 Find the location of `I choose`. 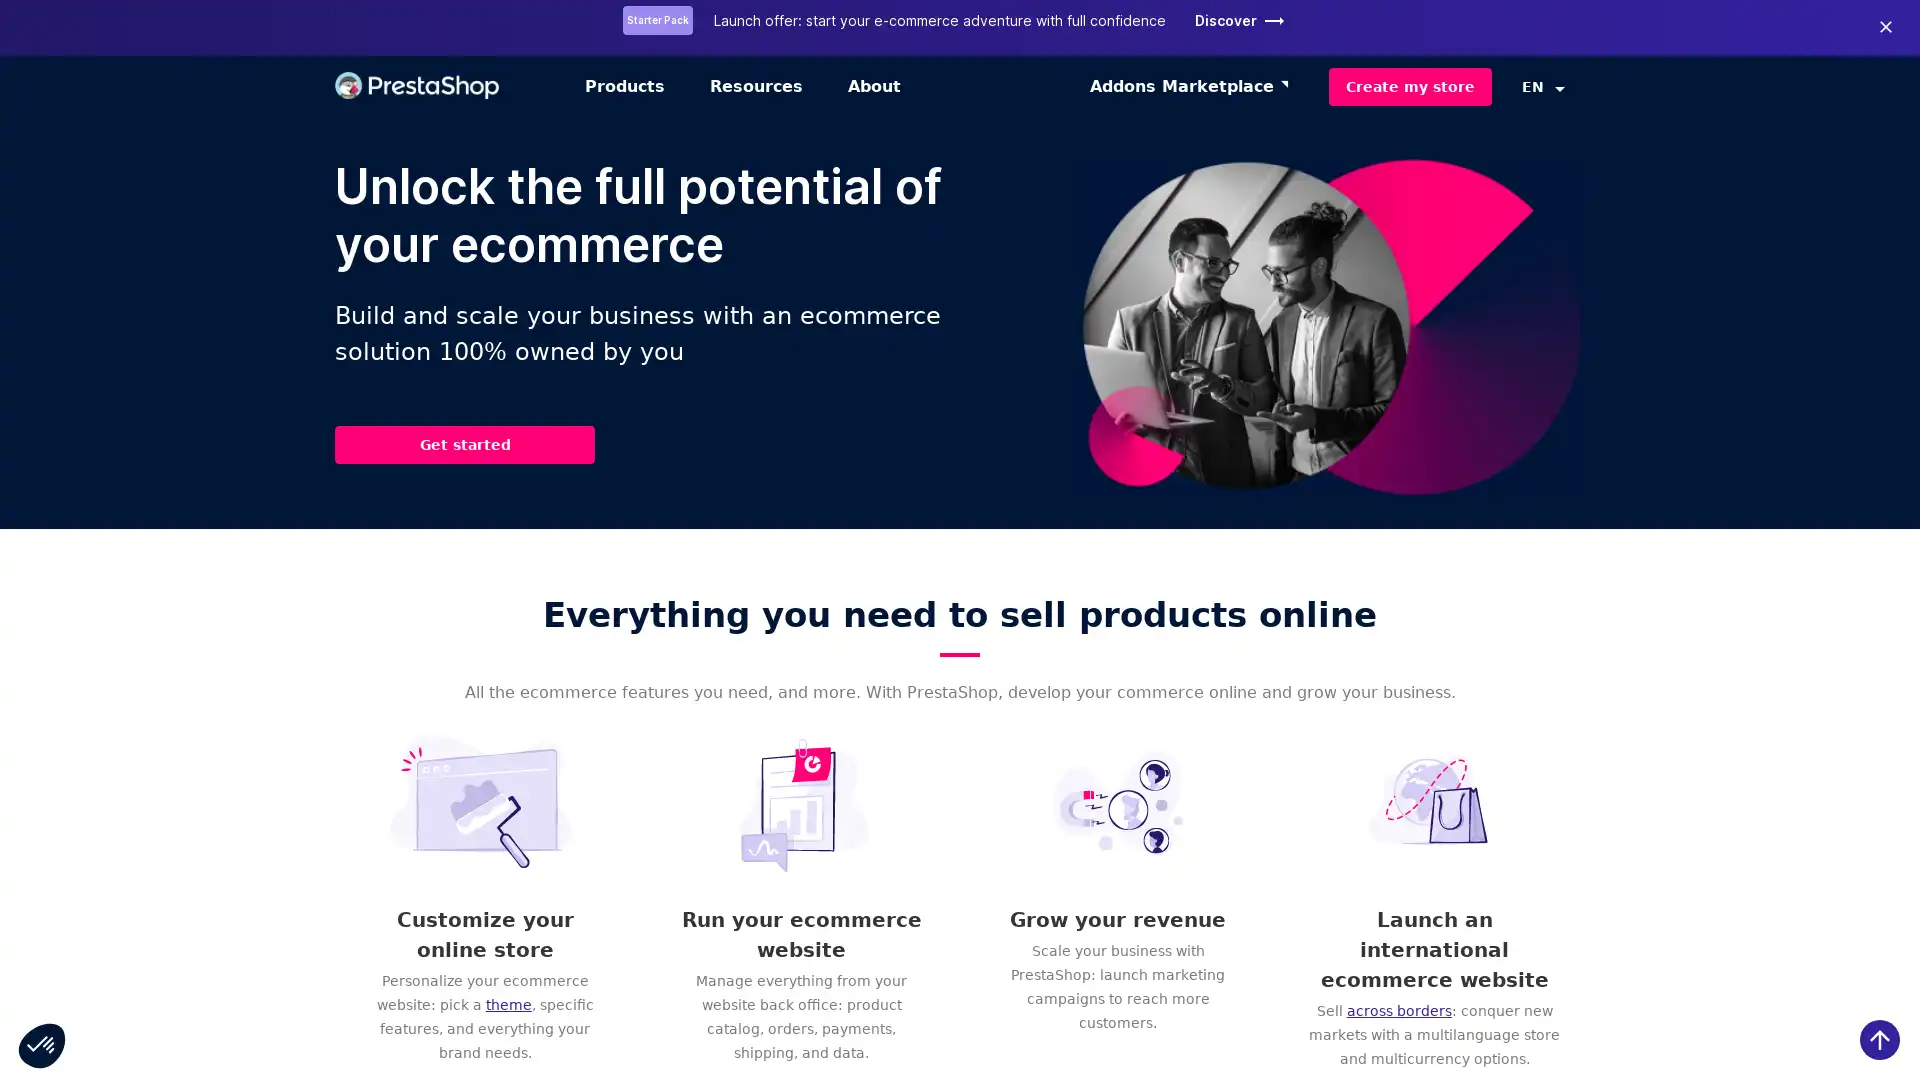

I choose is located at coordinates (230, 978).